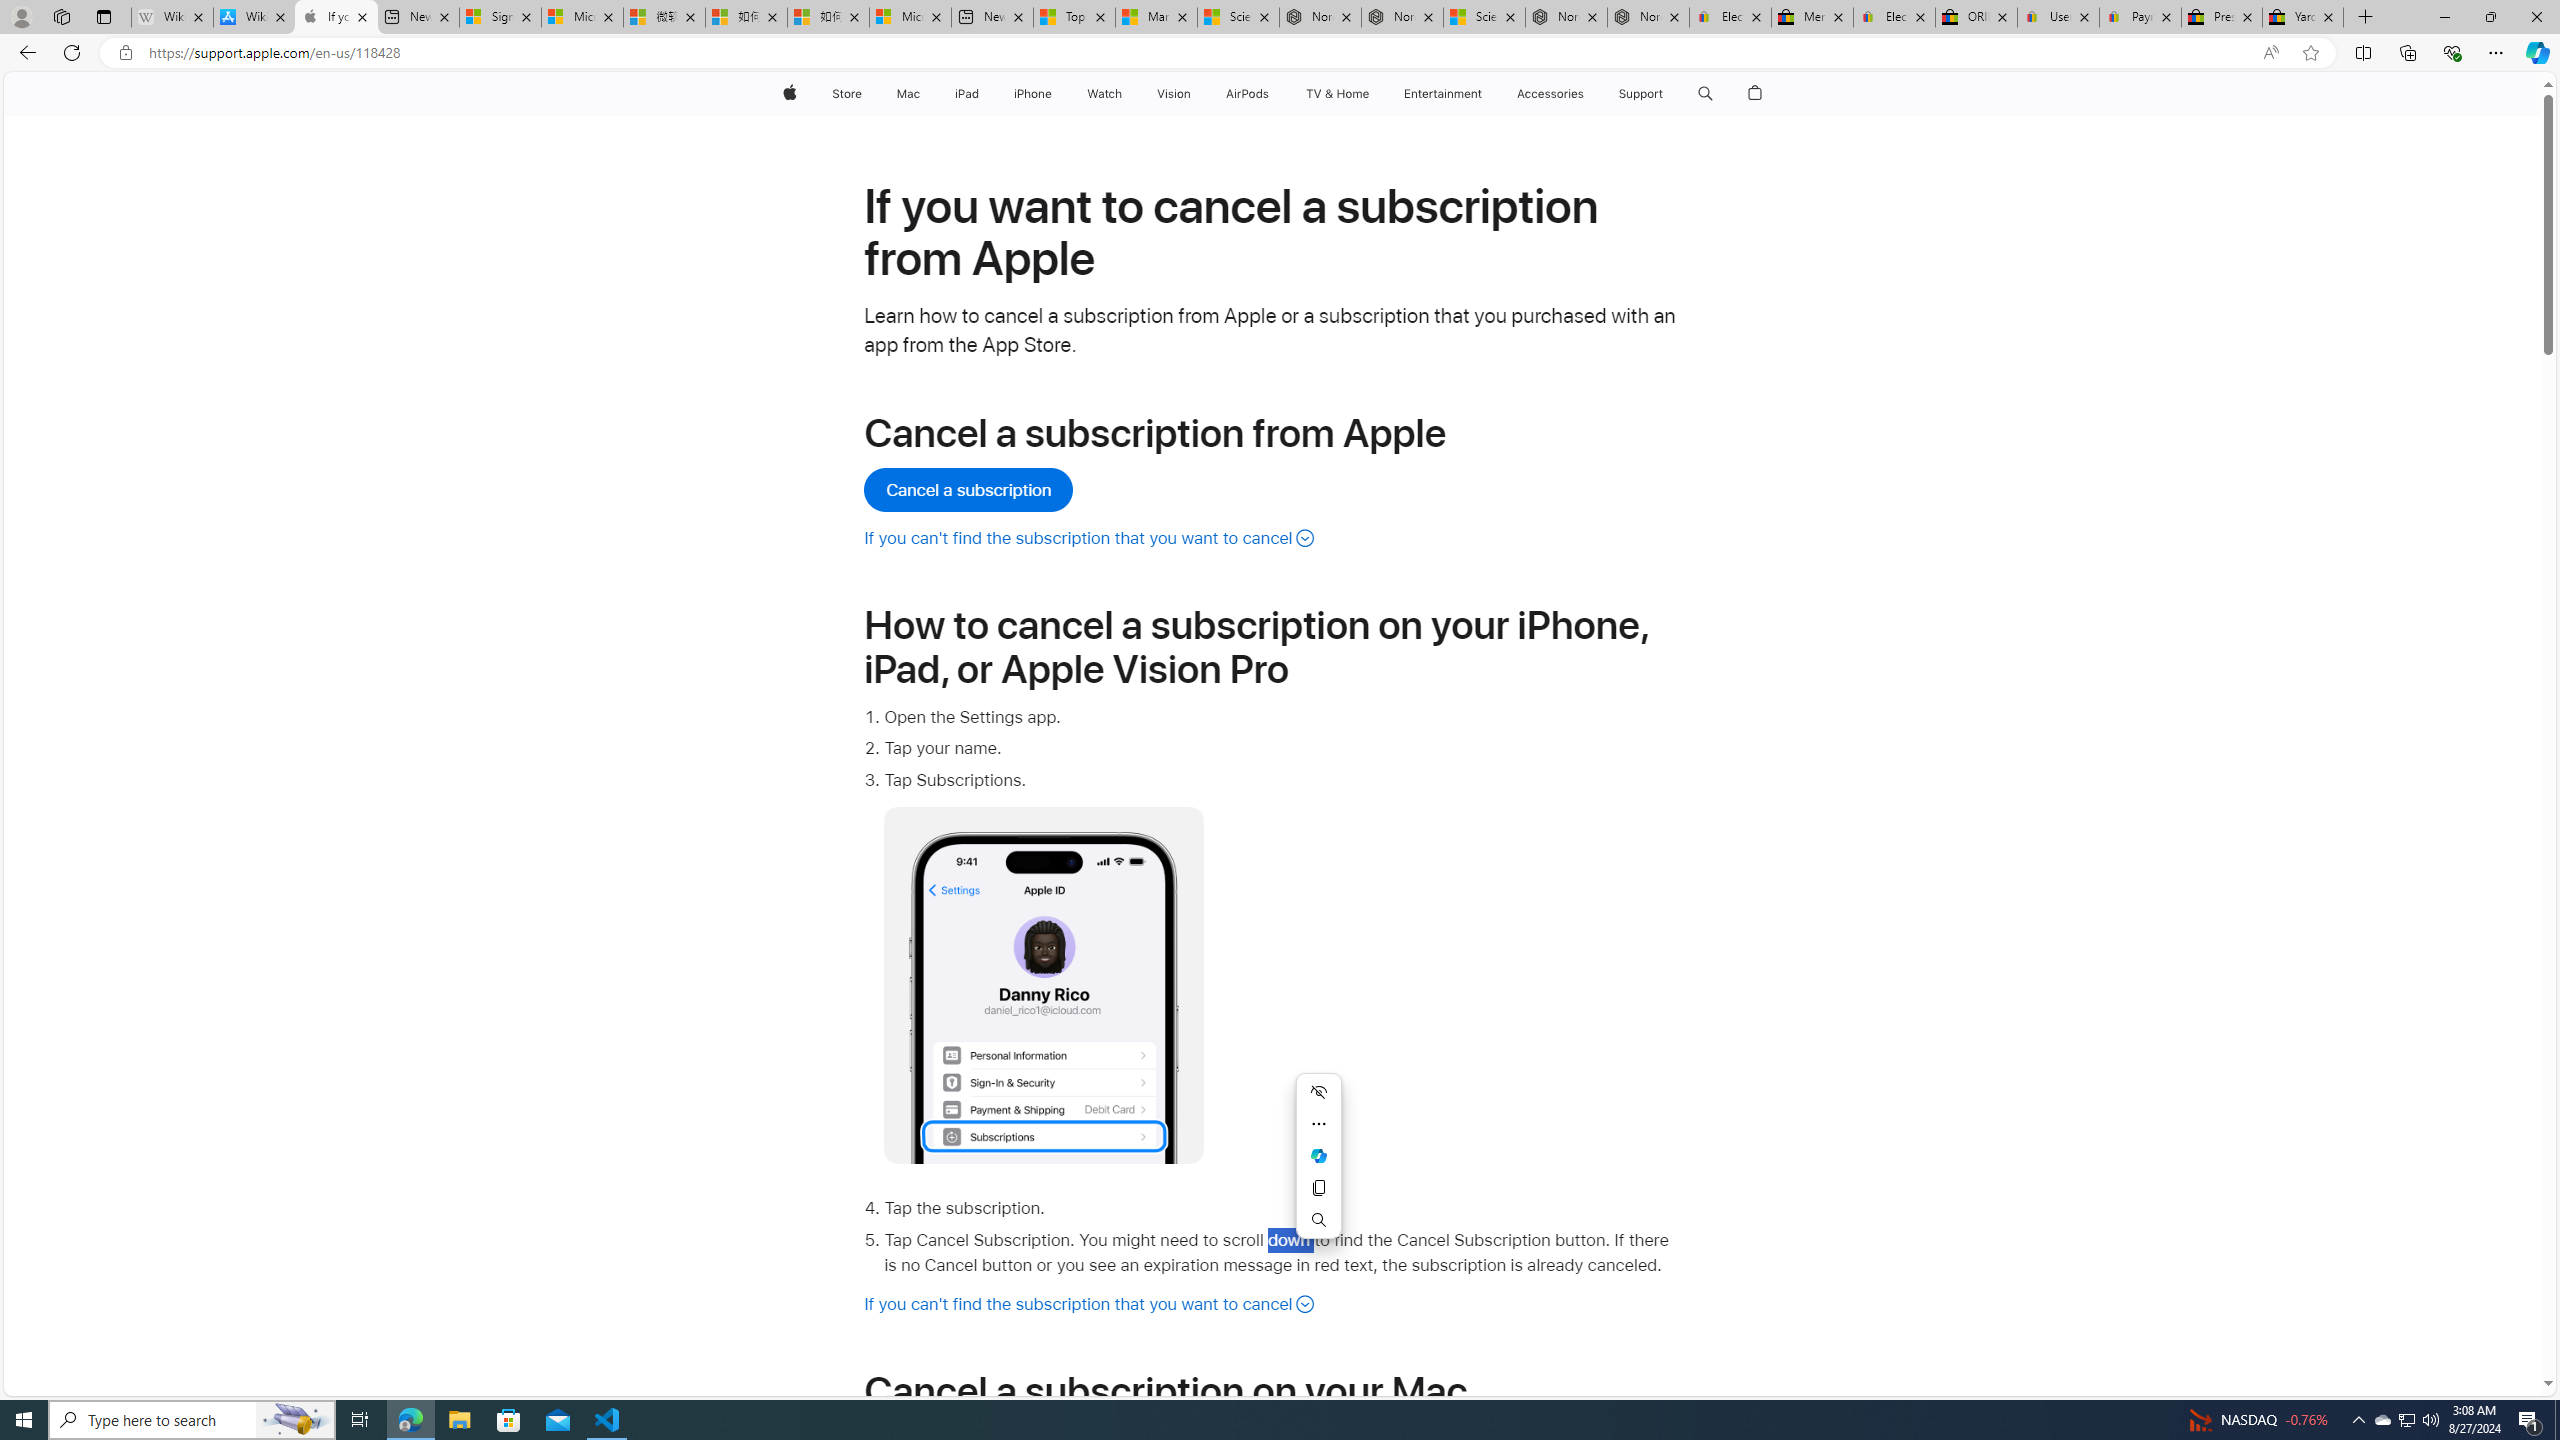 Image resolution: width=2560 pixels, height=1440 pixels. Describe the element at coordinates (909, 16) in the screenshot. I see `'Microsoft account | Account Checkup'` at that location.